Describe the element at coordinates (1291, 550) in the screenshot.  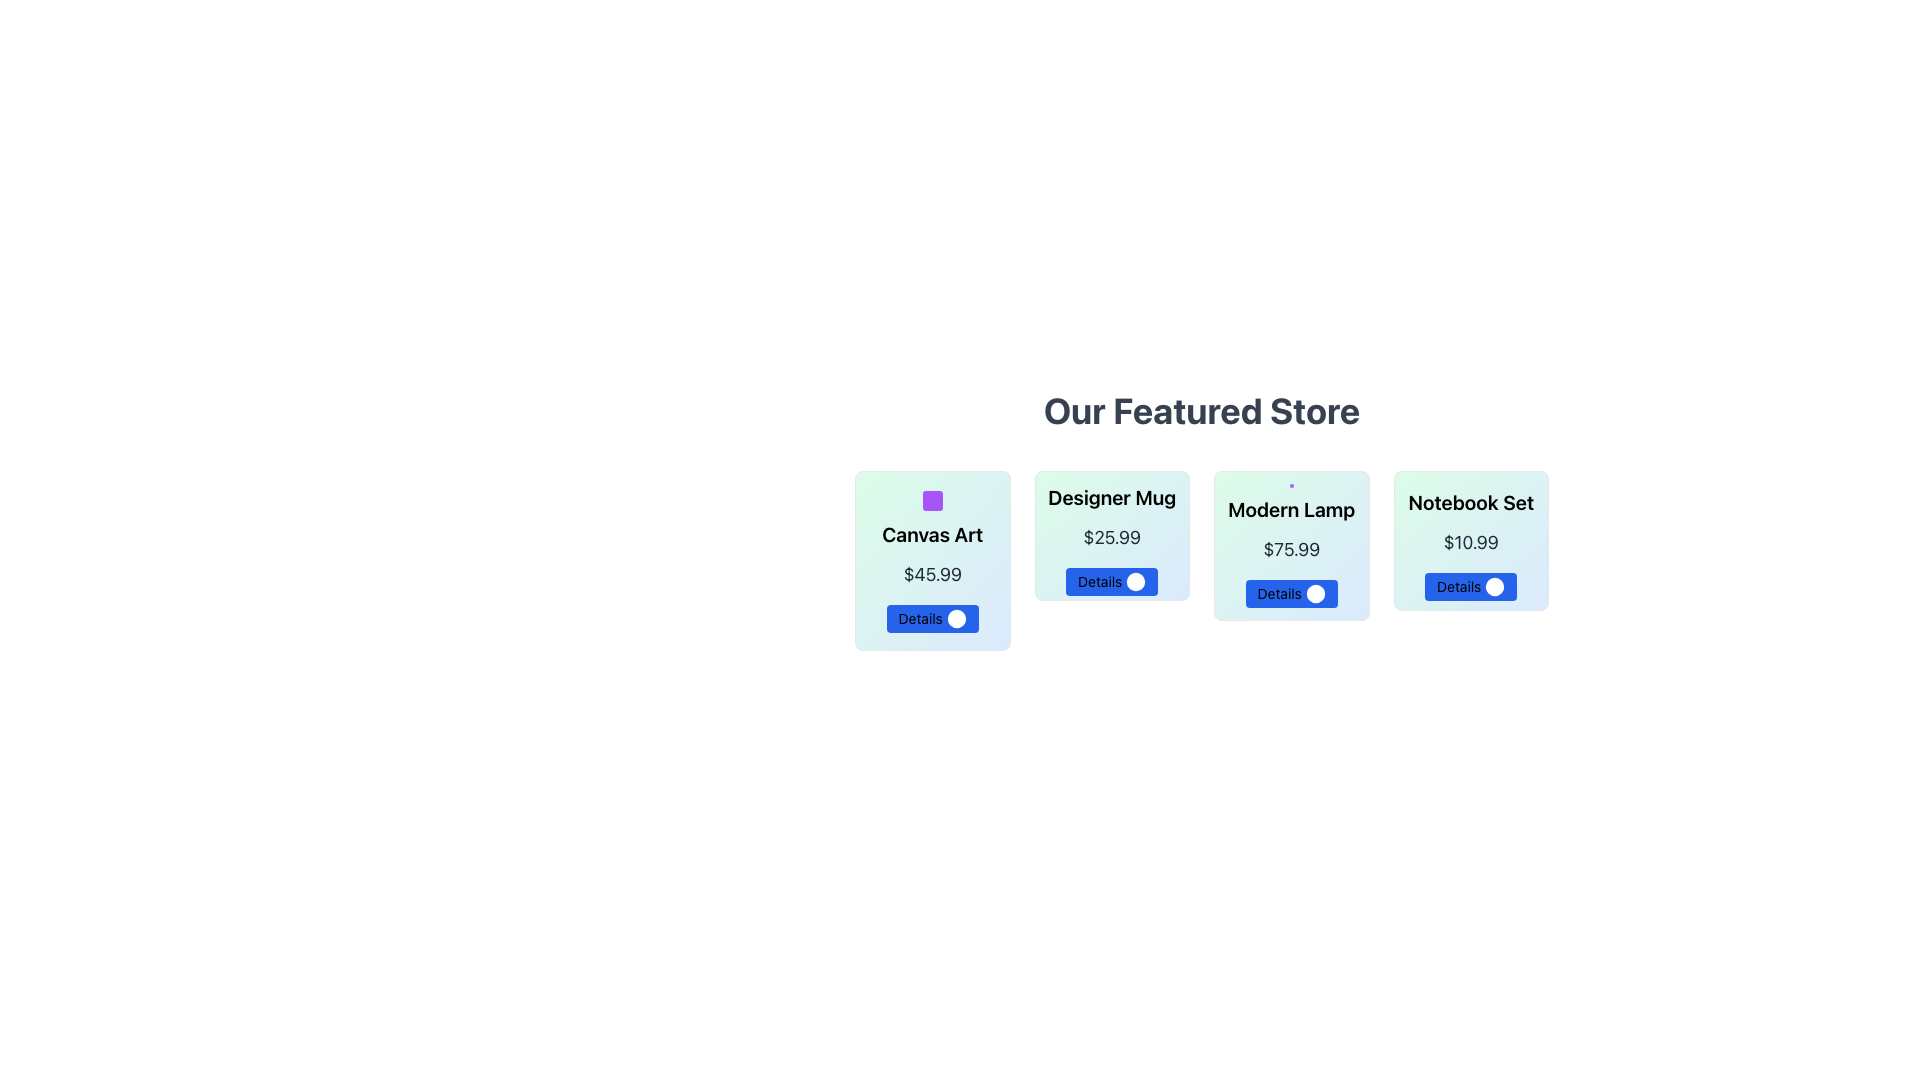
I see `the price display label for the Modern Lamp, which is positioned below the title and above the Details button in the product card` at that location.